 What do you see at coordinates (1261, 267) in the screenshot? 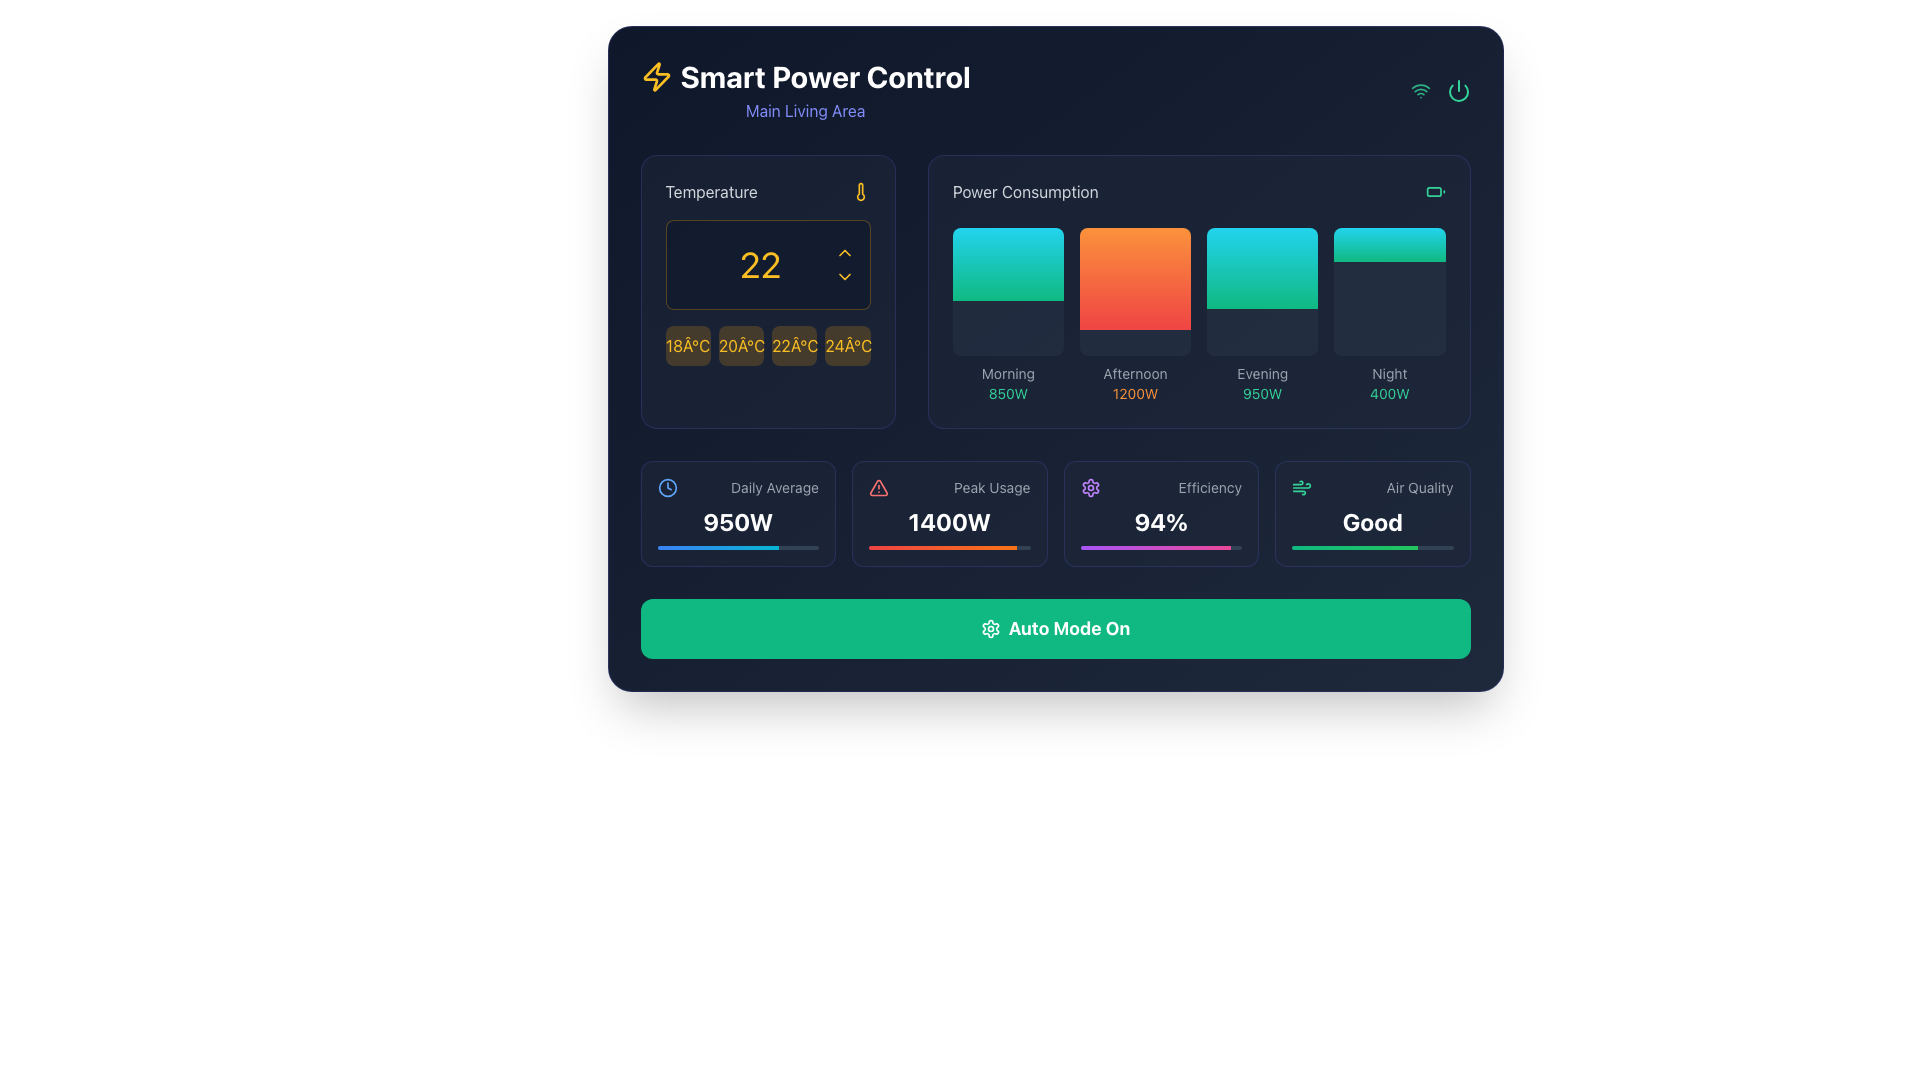
I see `the gradient-colored progress bar located in the 'Evening' section under 'Power Consumption'` at bounding box center [1261, 267].